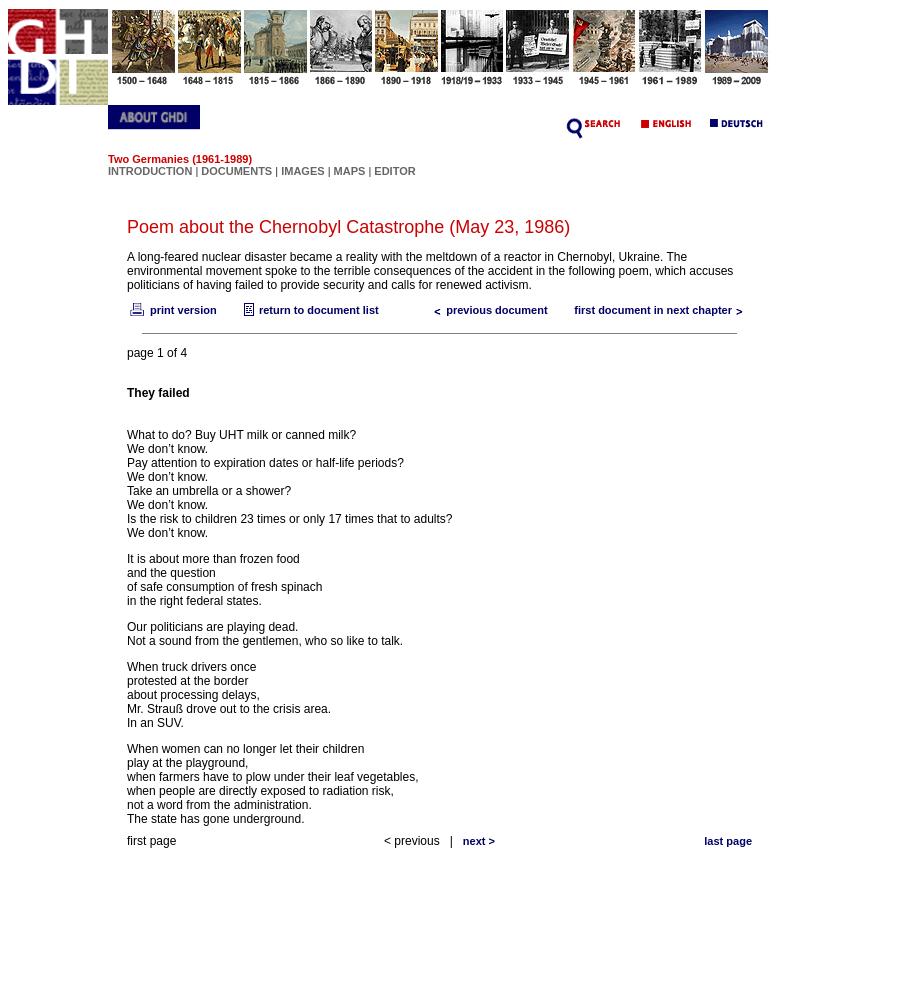 The image size is (900, 1000). What do you see at coordinates (446, 310) in the screenshot?
I see `'previous document'` at bounding box center [446, 310].